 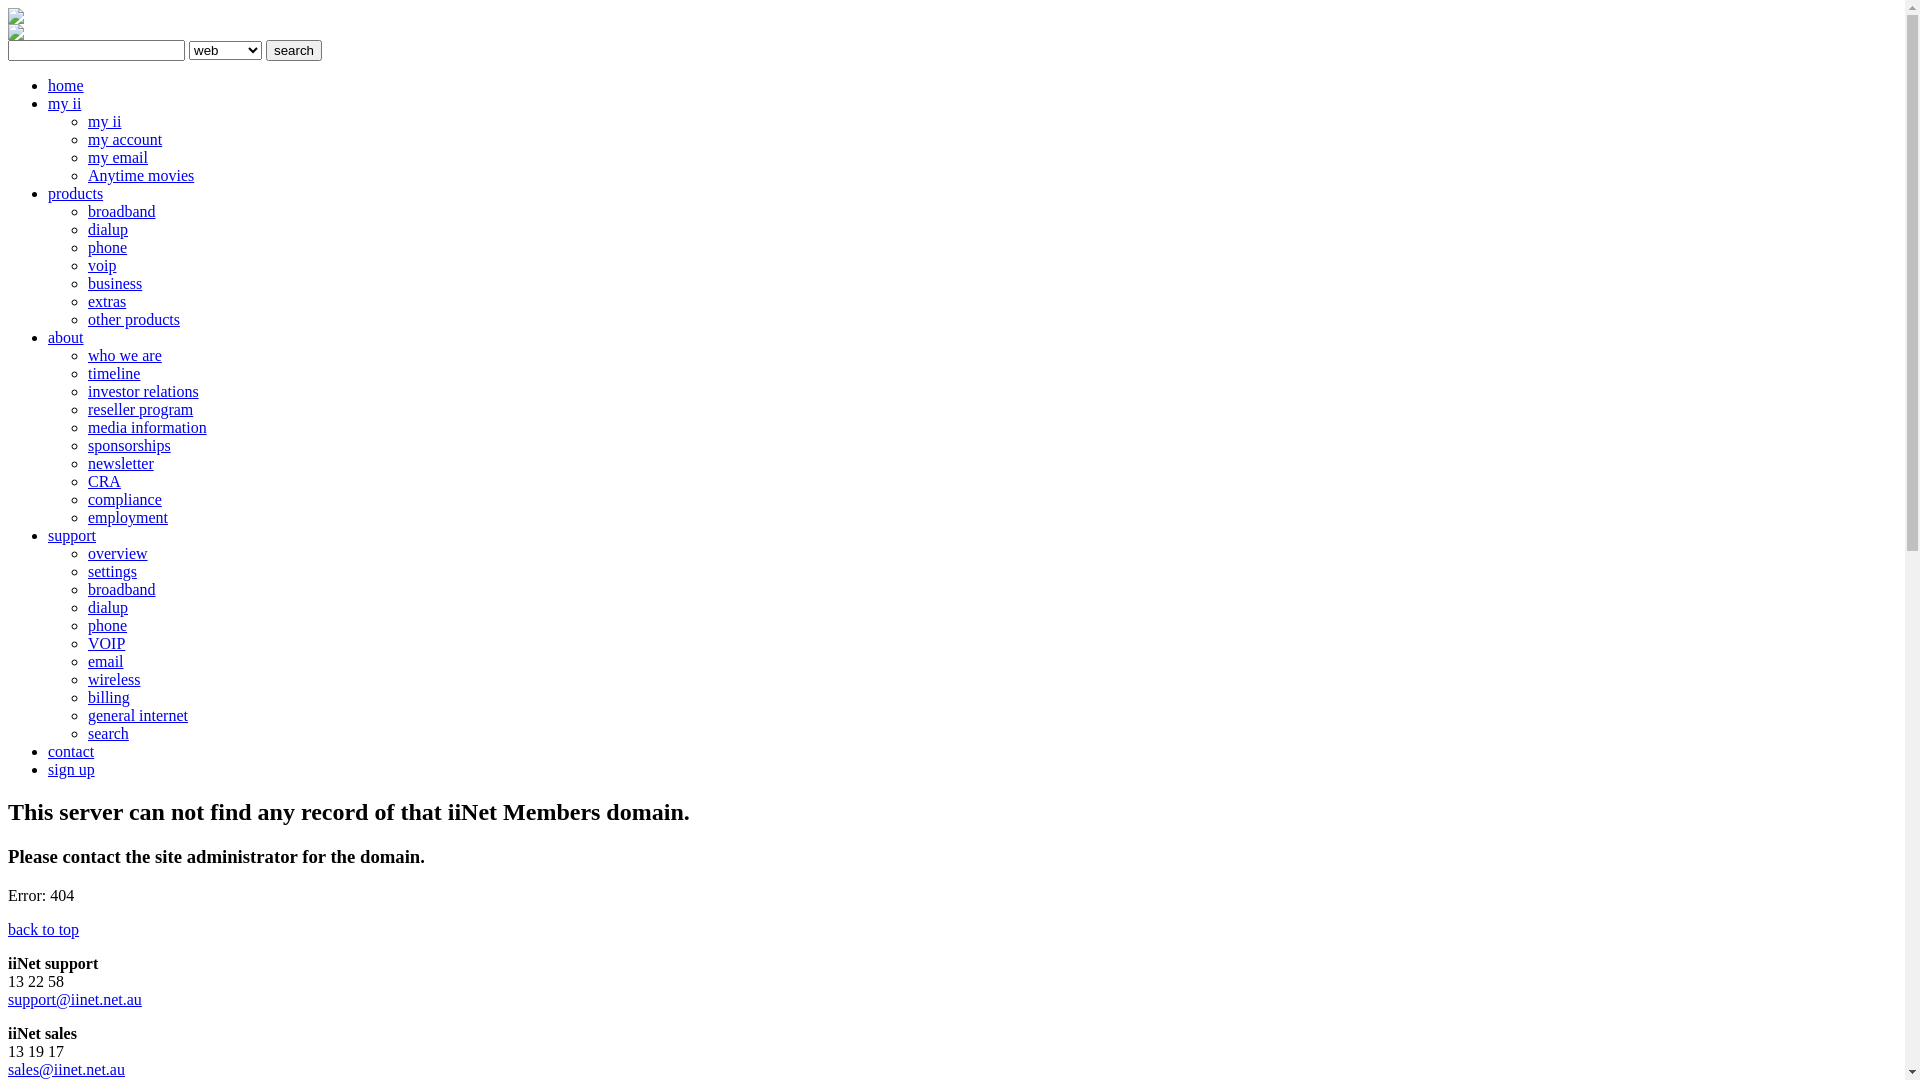 What do you see at coordinates (48, 534) in the screenshot?
I see `'support'` at bounding box center [48, 534].